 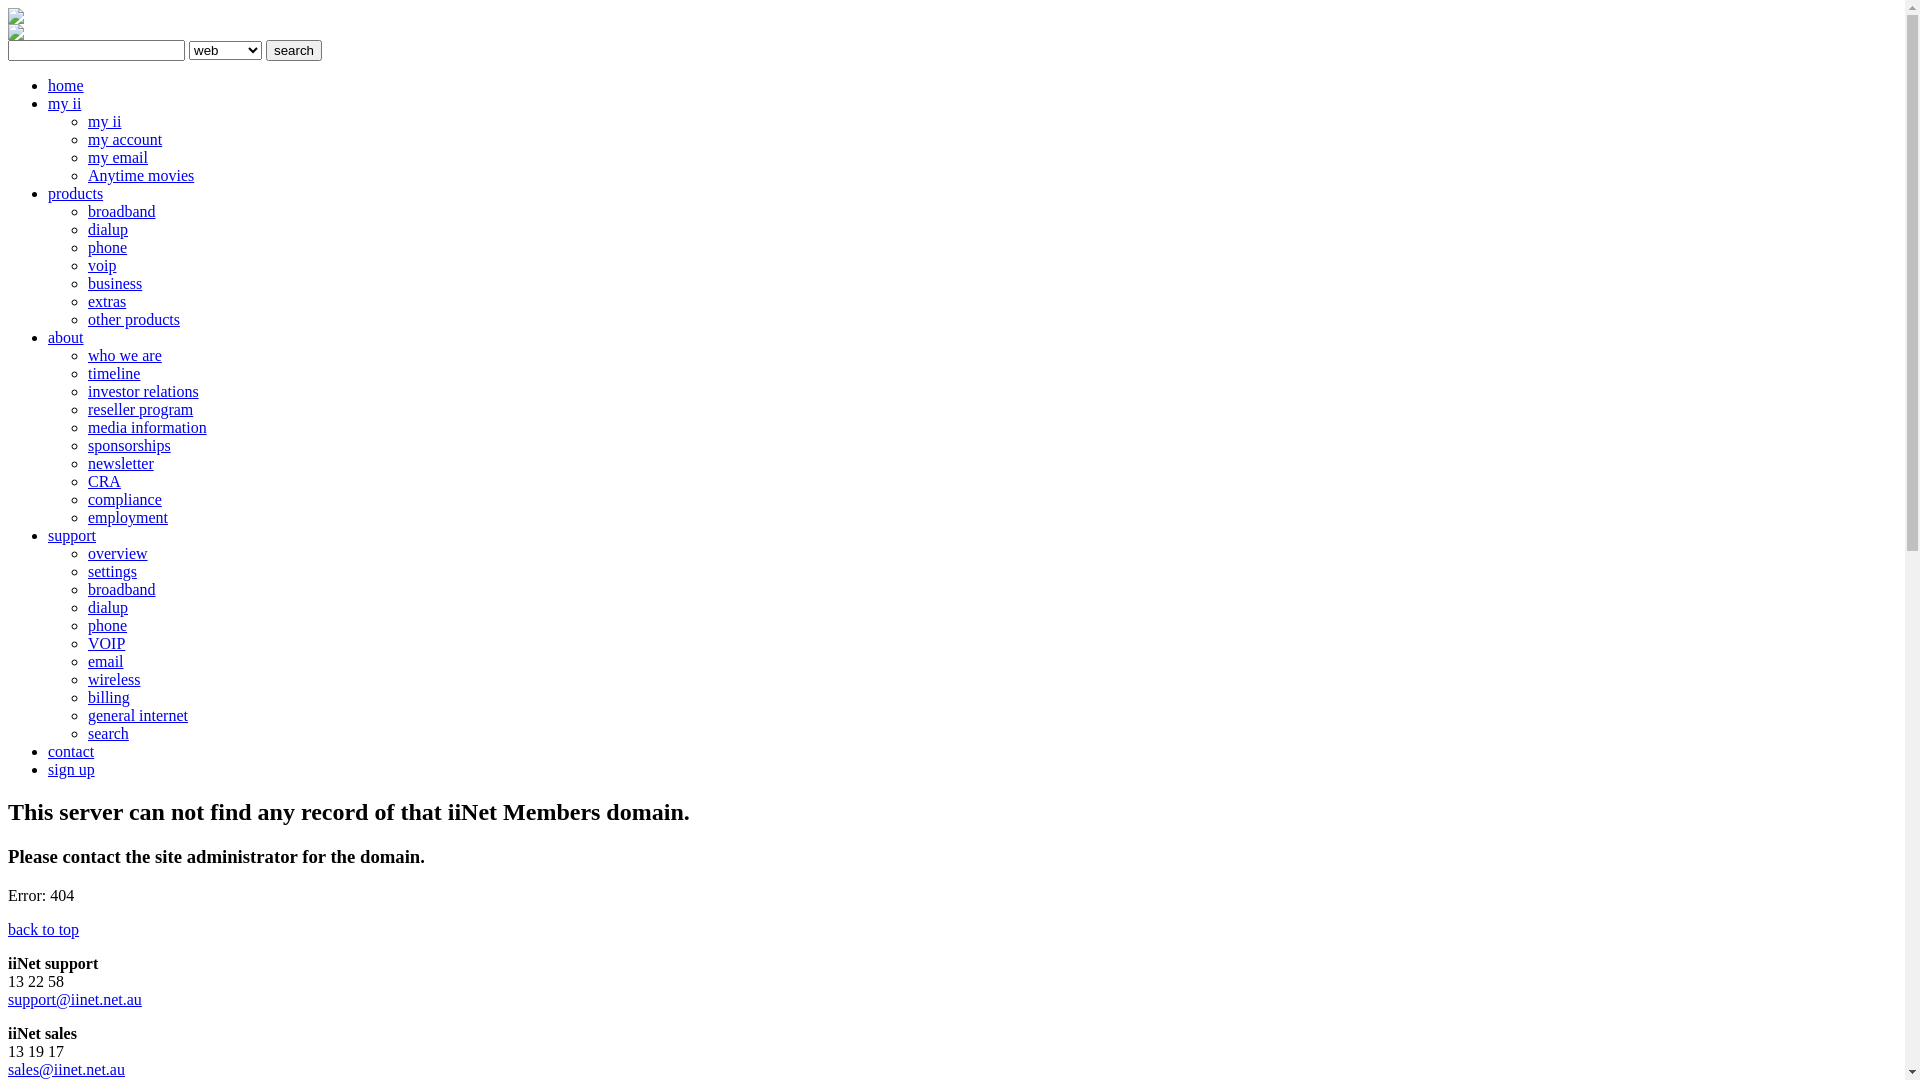 What do you see at coordinates (48, 534) in the screenshot?
I see `'support'` at bounding box center [48, 534].